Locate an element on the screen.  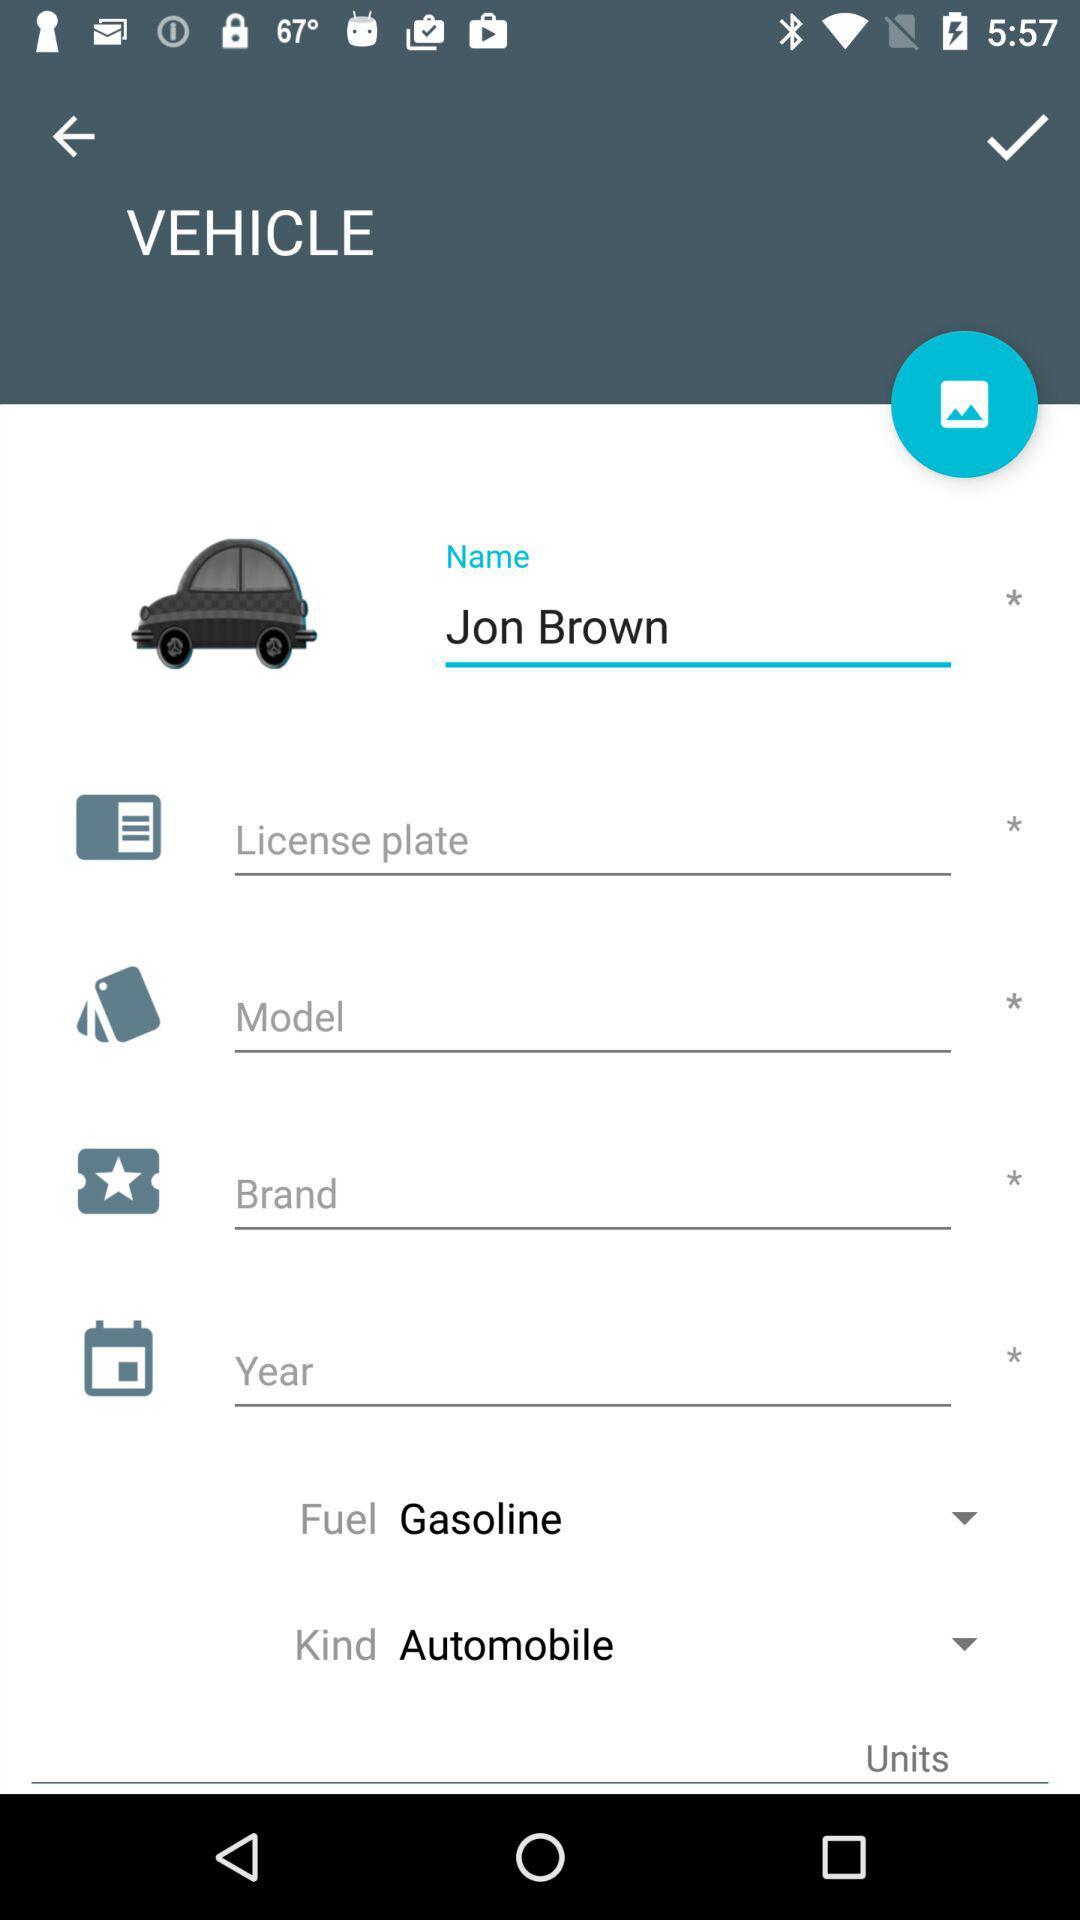
to show the picture is located at coordinates (963, 403).